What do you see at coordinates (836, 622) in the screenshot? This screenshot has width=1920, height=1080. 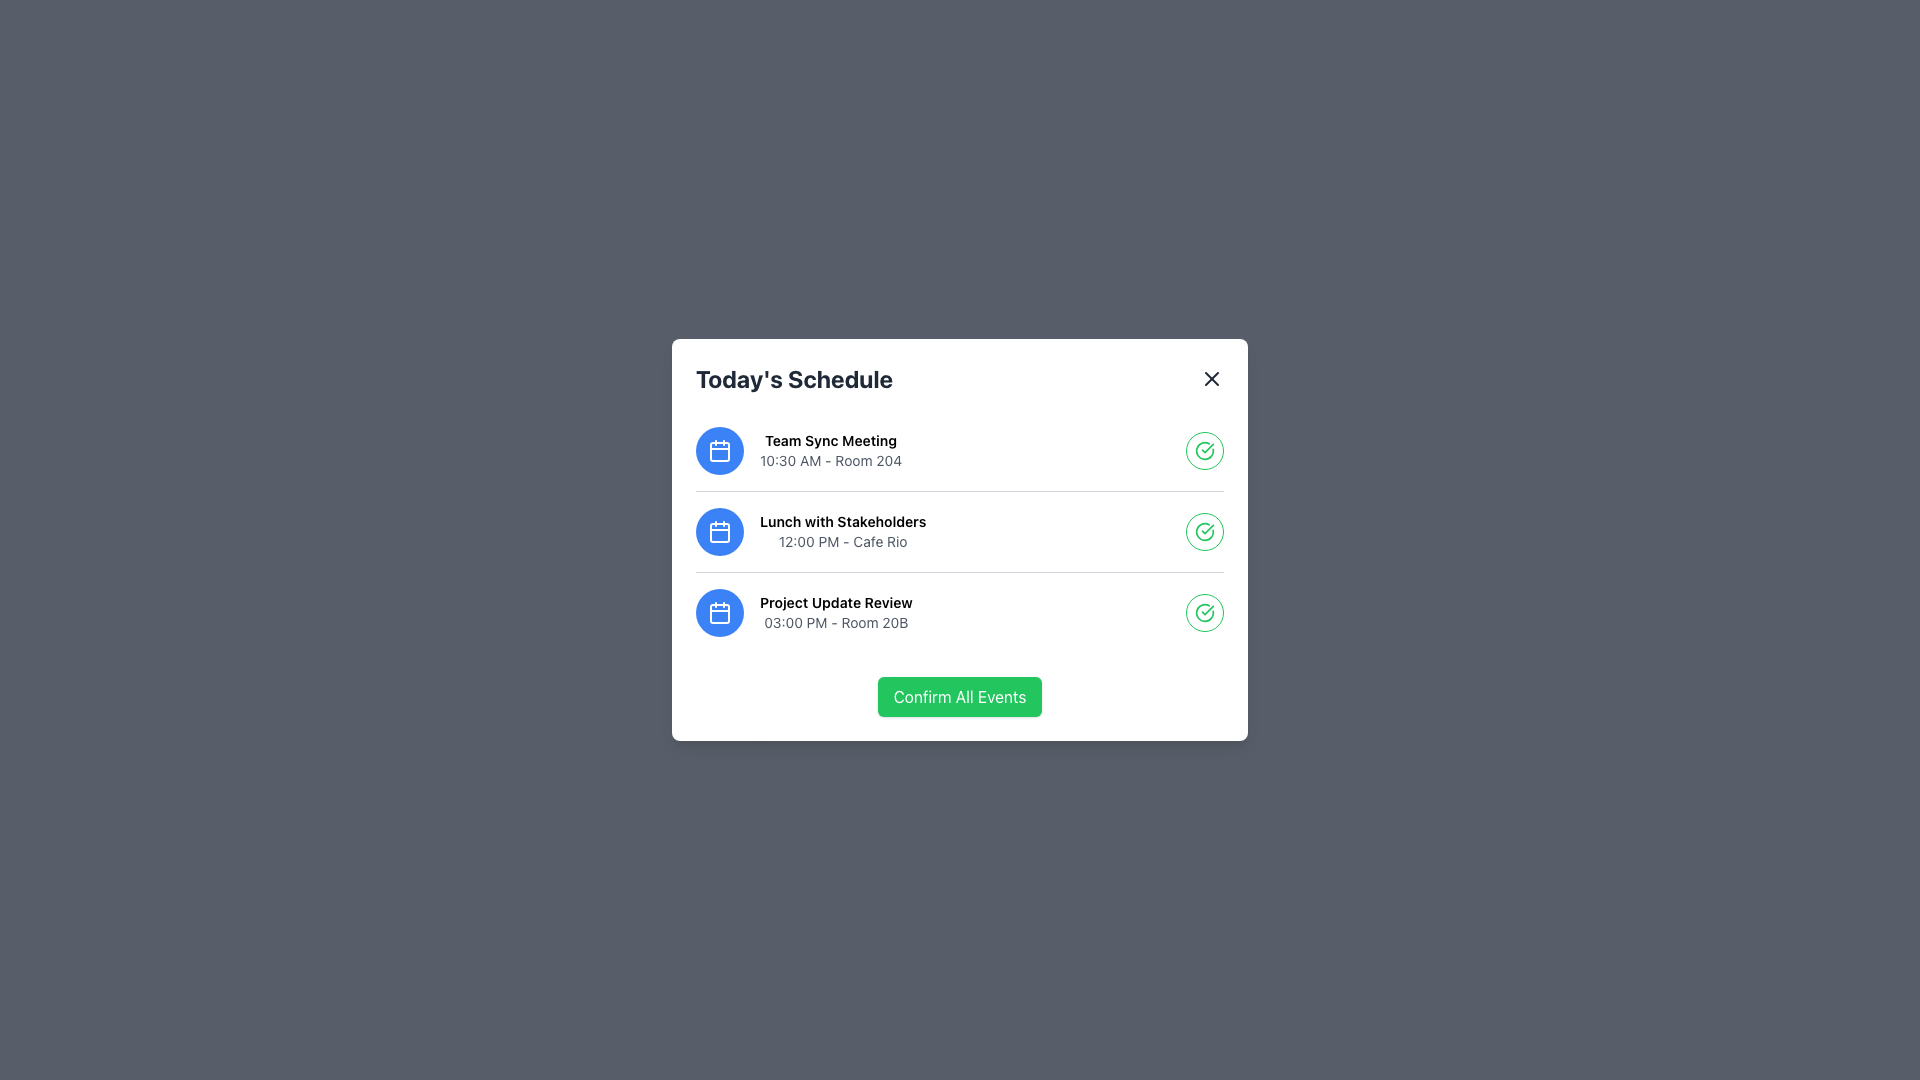 I see `the text label providing information about the scheduled event's time and location, which is the second line of text under the event title 'Project Update Review' in the schedule view` at bounding box center [836, 622].